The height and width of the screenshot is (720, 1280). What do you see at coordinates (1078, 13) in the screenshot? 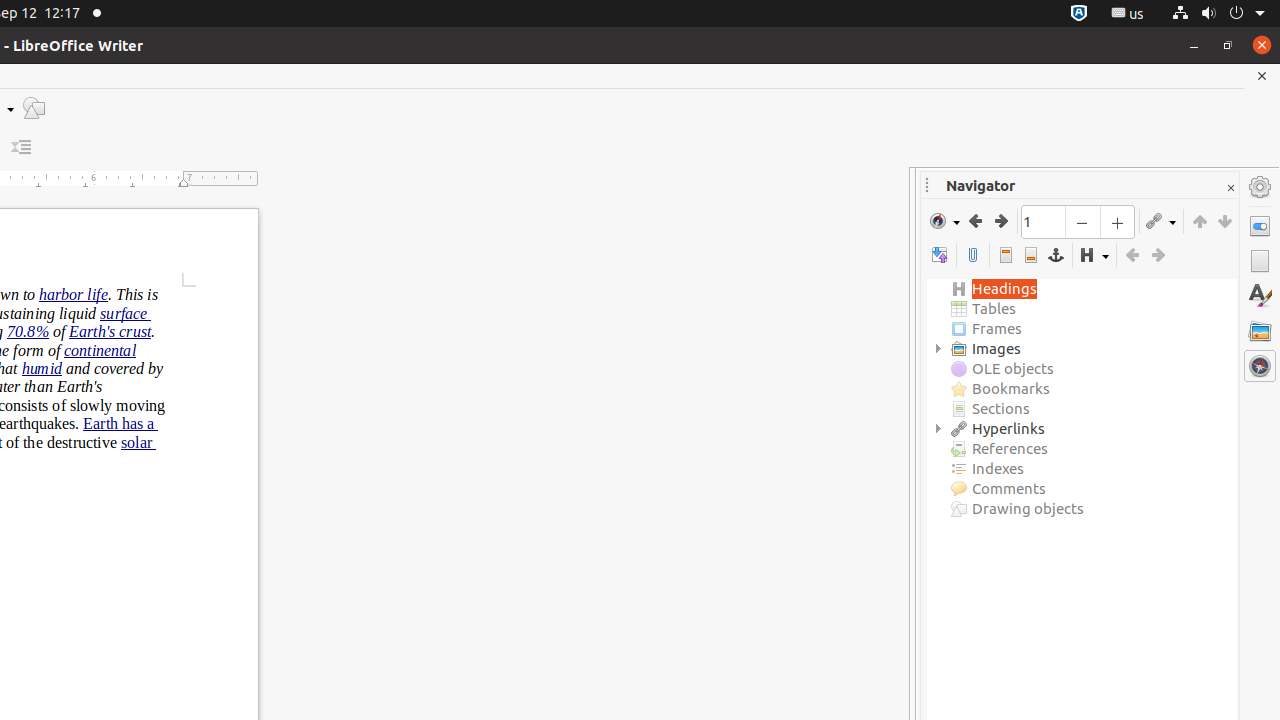
I see `':1.72/StatusNotifierItem'` at bounding box center [1078, 13].